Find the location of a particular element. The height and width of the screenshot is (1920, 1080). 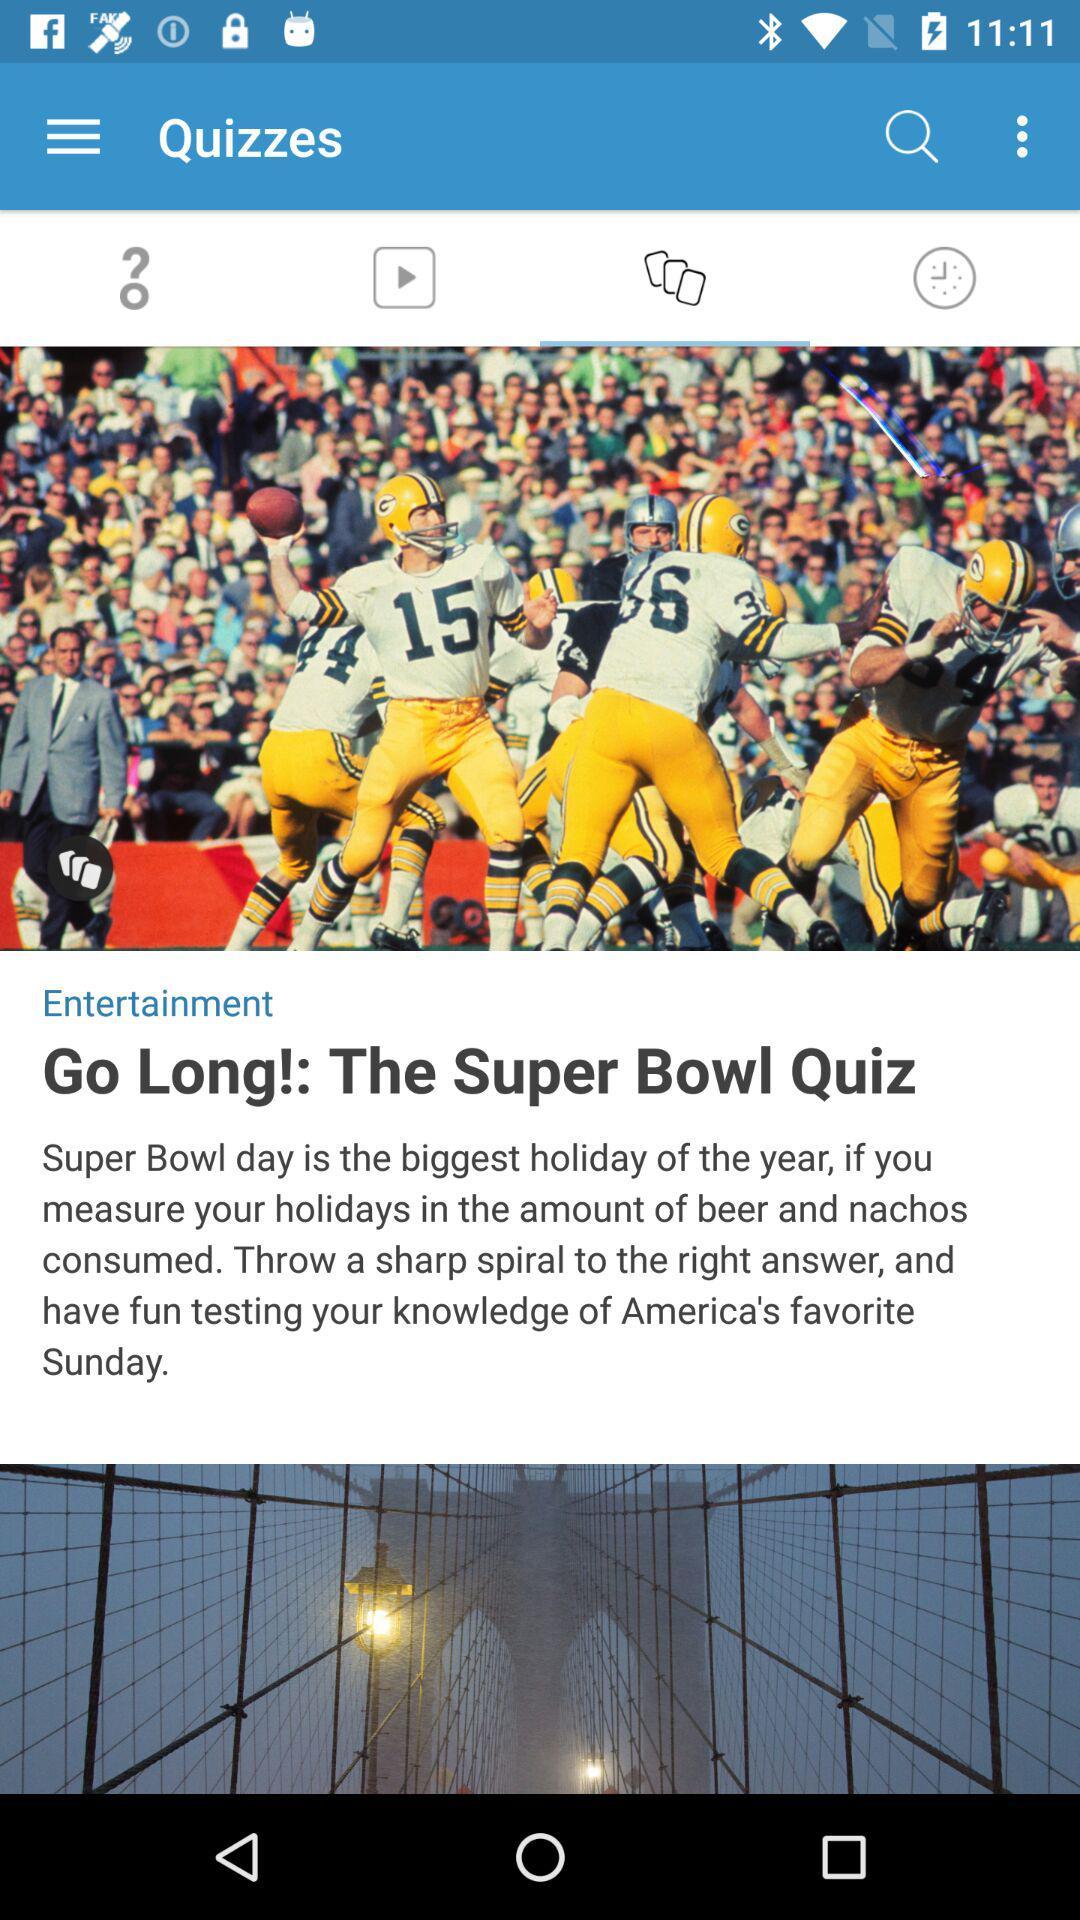

the app next to quizzes is located at coordinates (72, 135).